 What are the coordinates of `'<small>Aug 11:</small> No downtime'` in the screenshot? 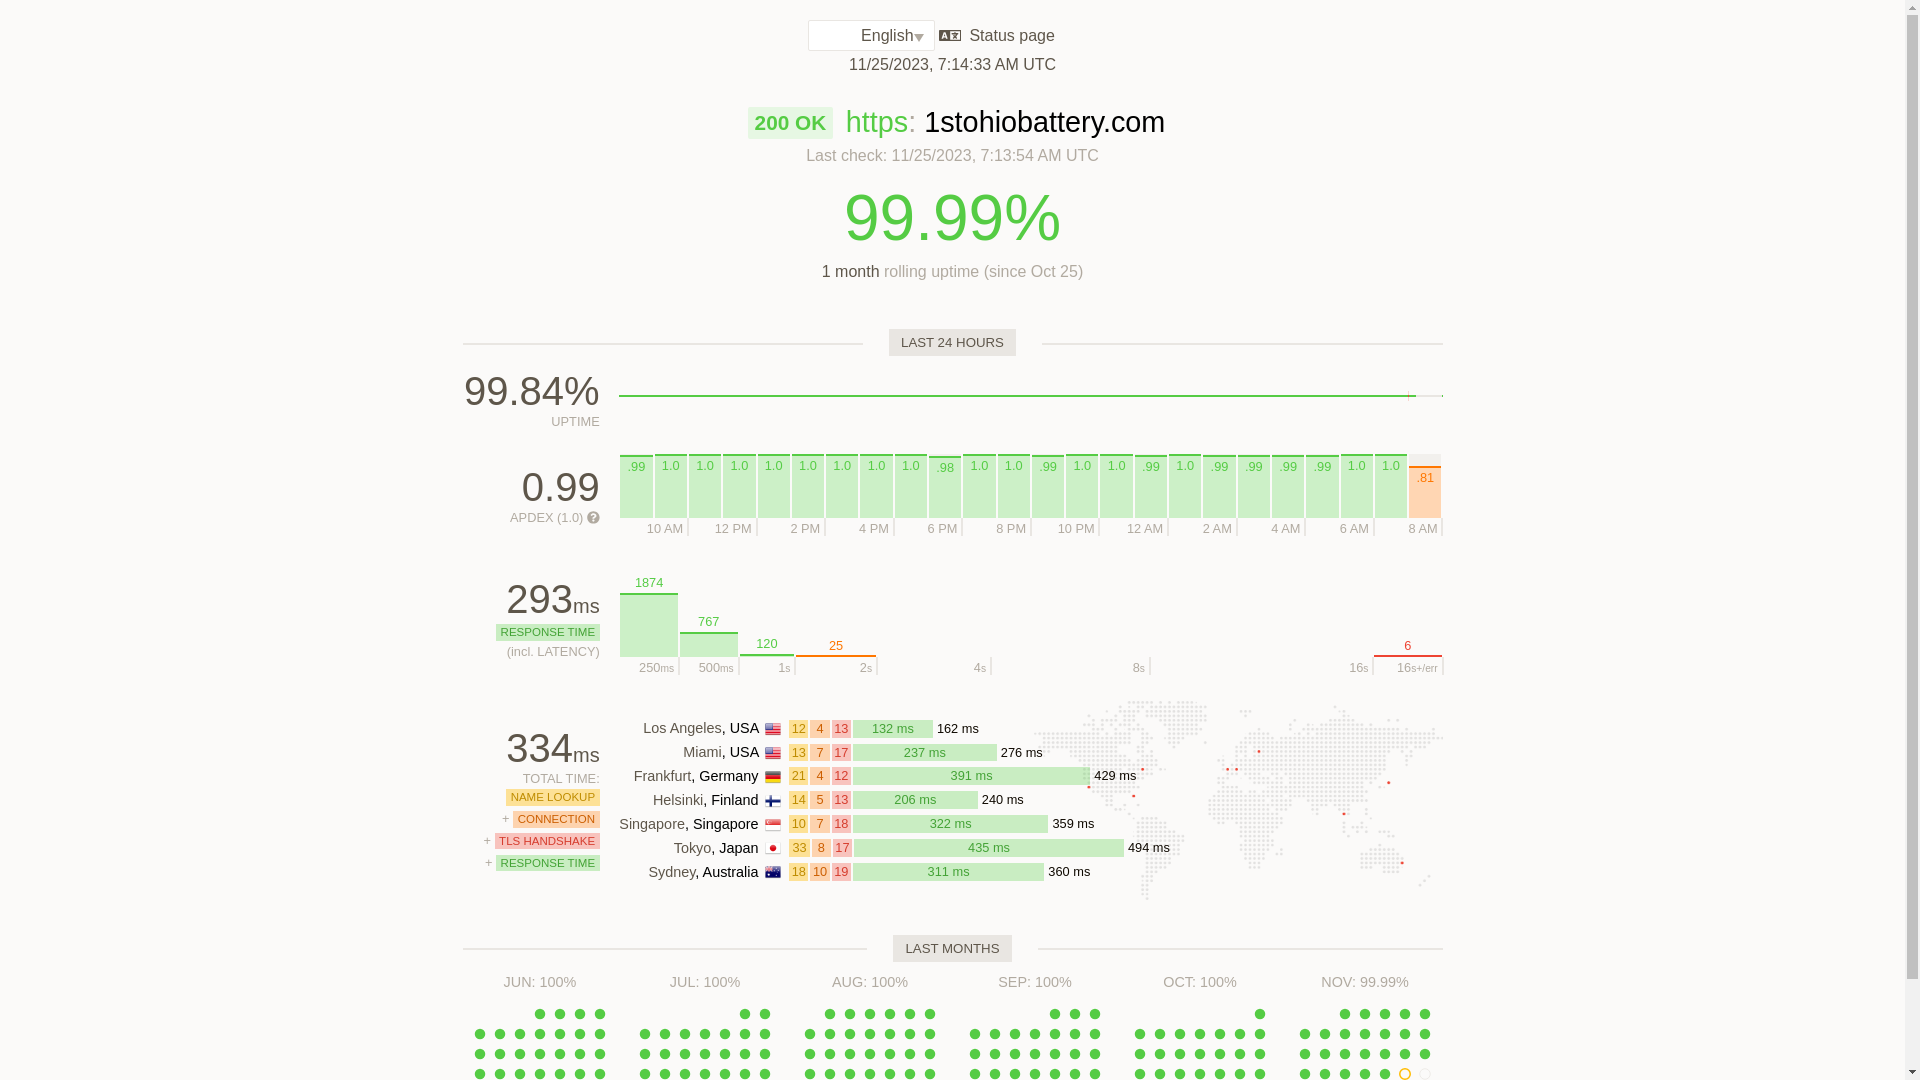 It's located at (879, 1033).